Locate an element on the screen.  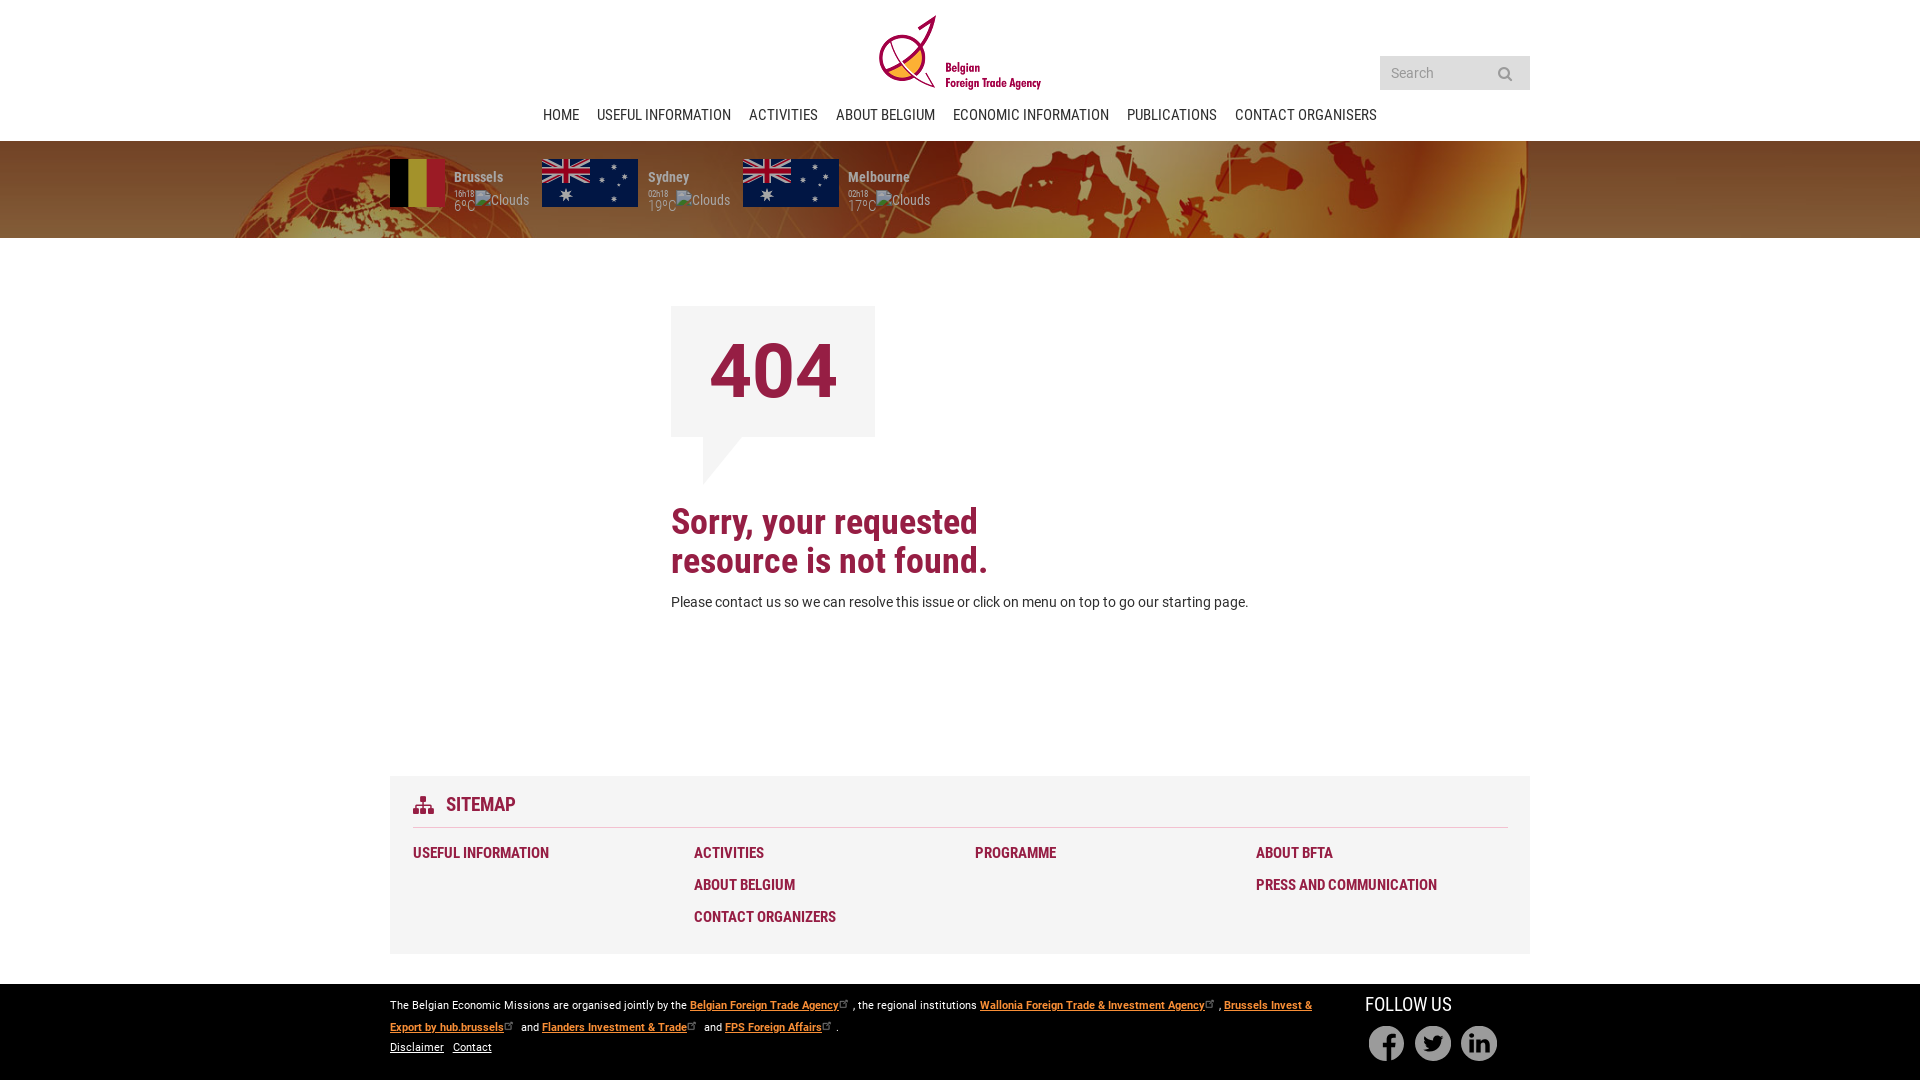
'PROGRAMME' is located at coordinates (1096, 853).